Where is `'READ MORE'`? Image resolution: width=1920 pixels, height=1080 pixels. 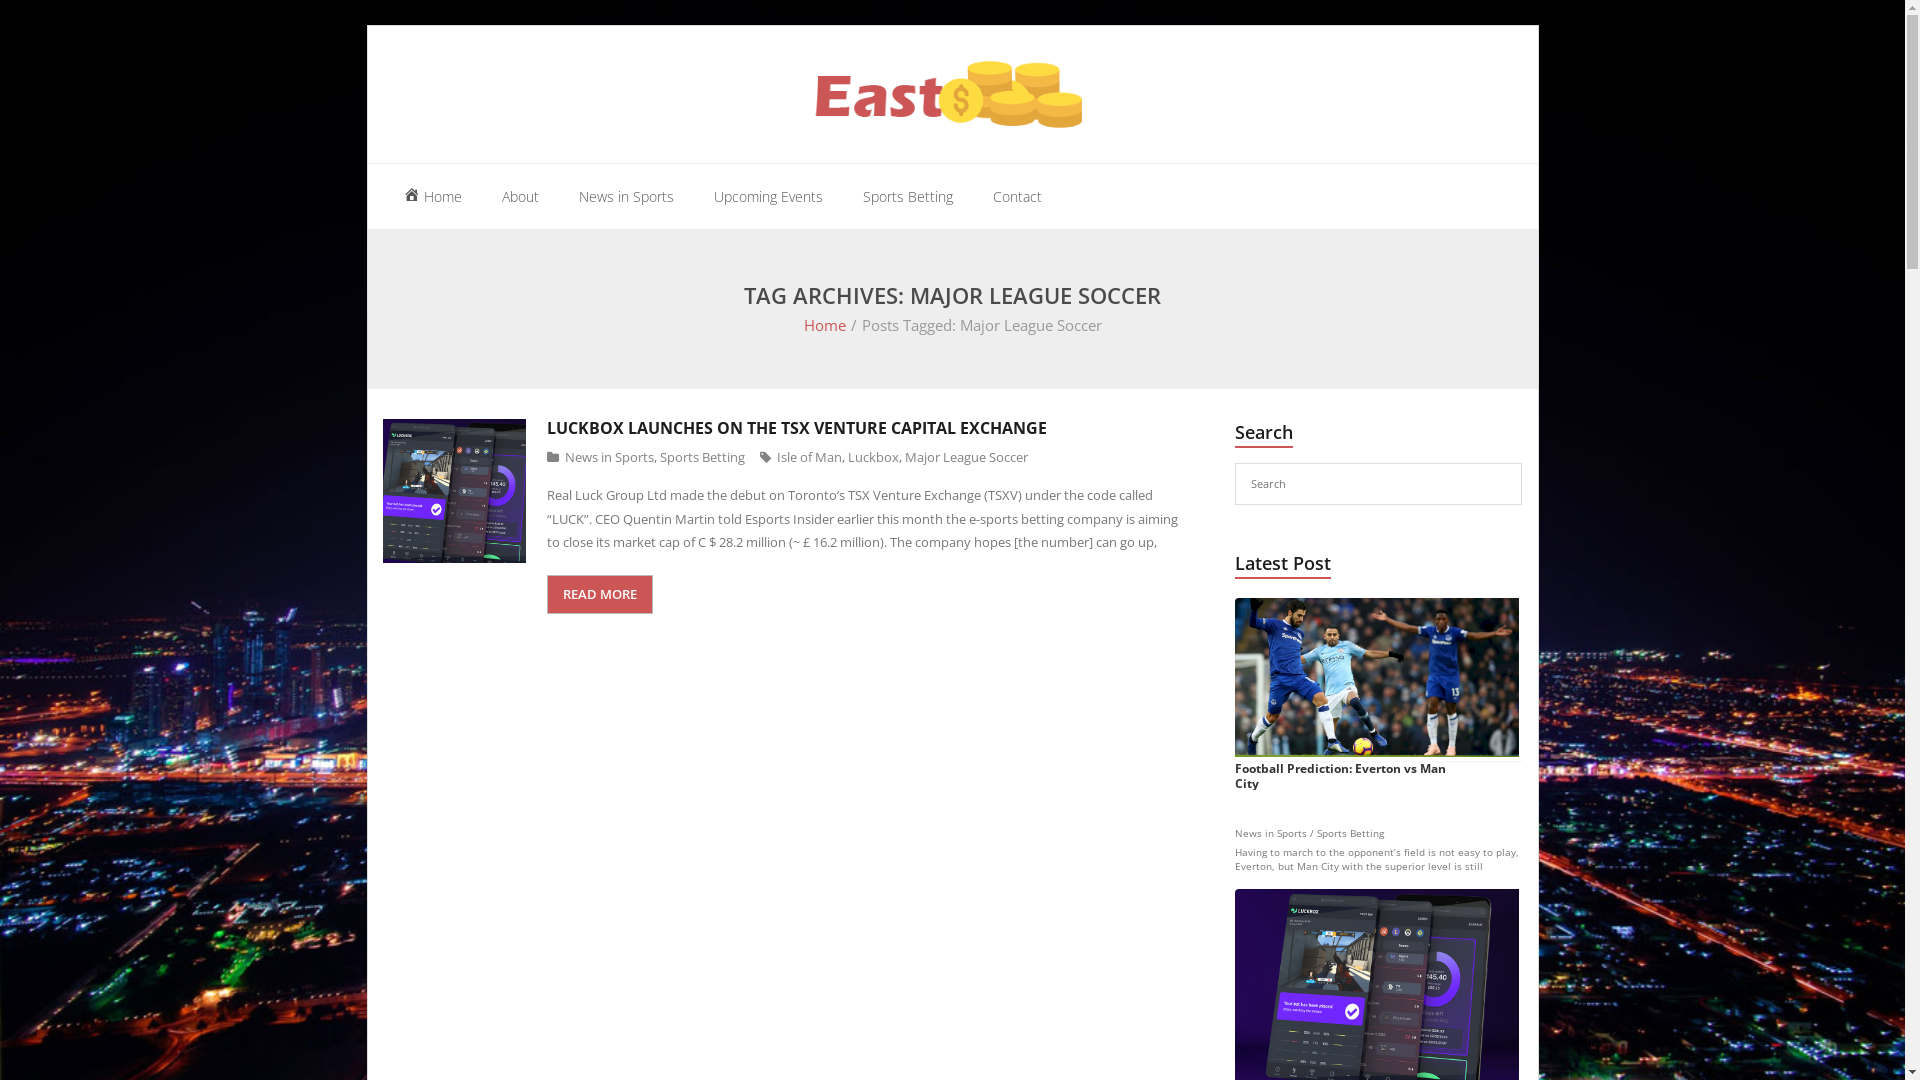
'READ MORE' is located at coordinates (599, 593).